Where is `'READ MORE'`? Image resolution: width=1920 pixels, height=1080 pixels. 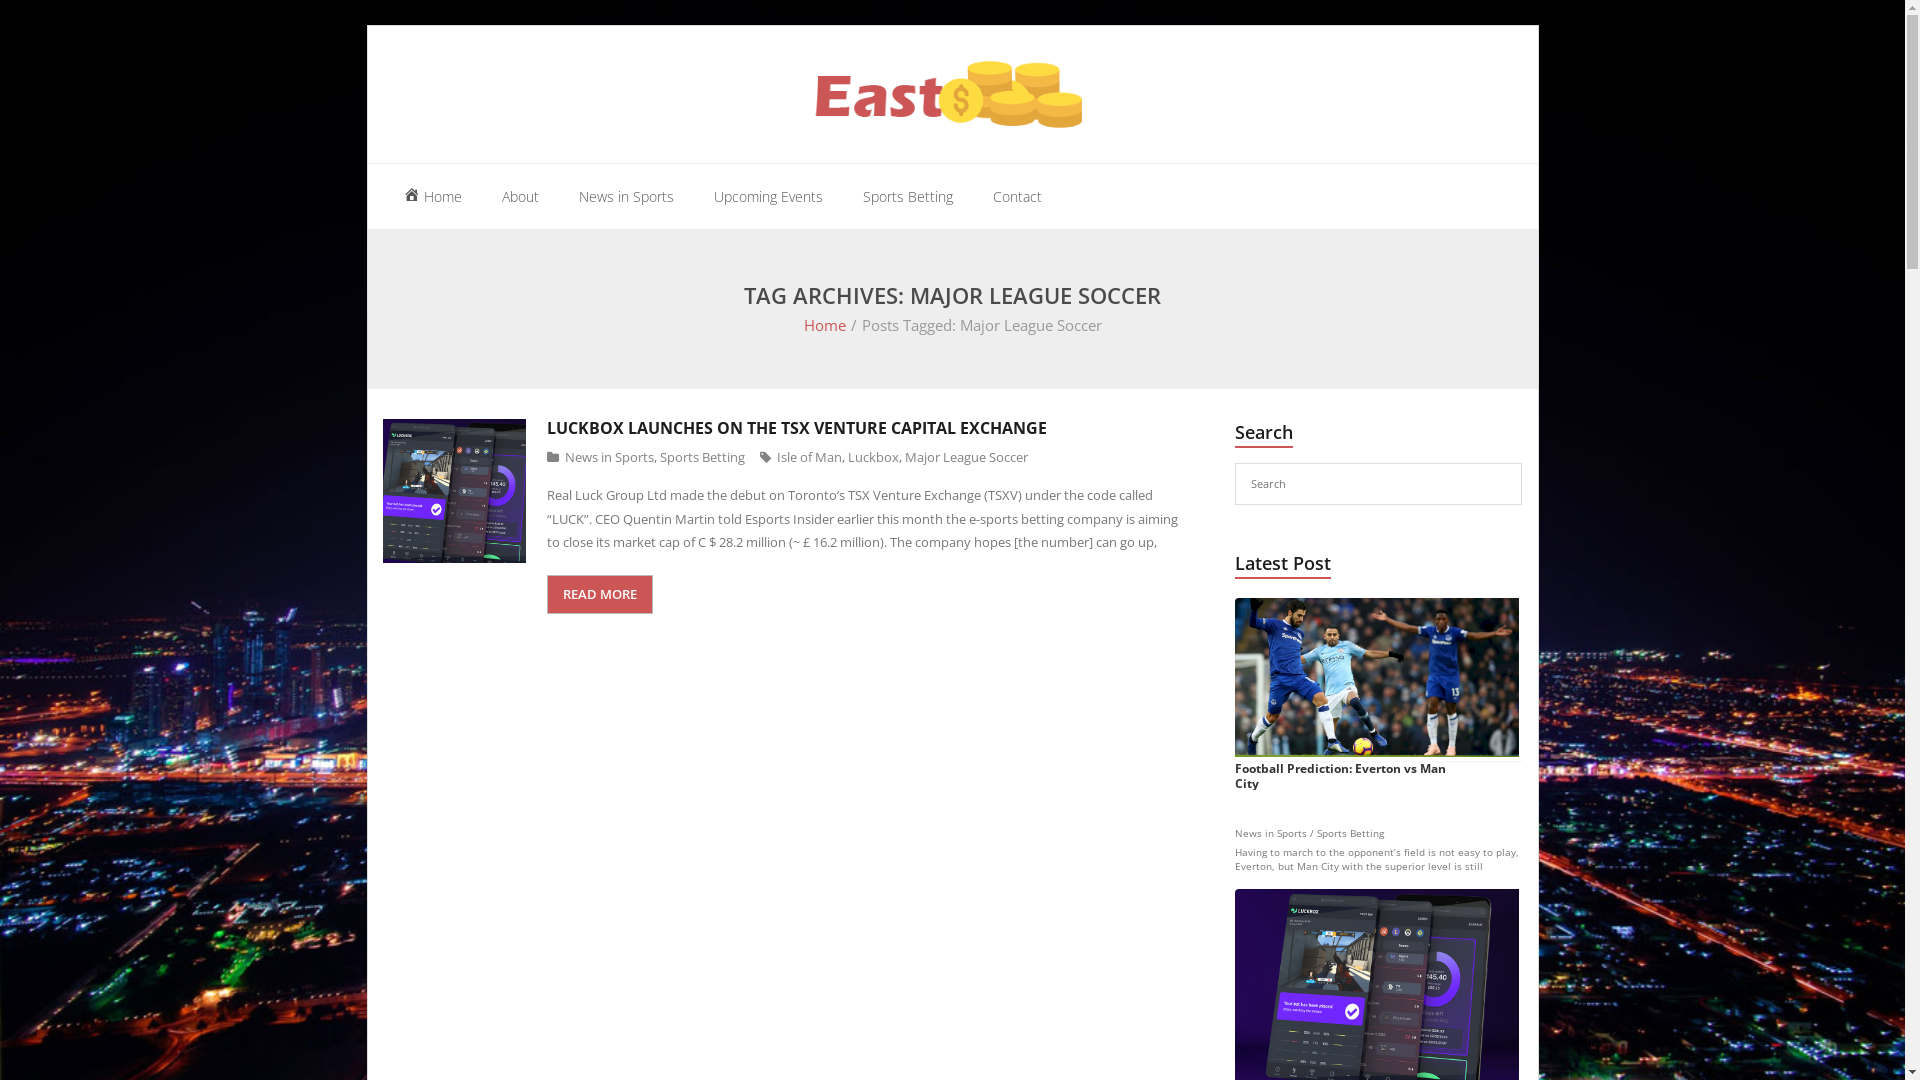
'READ MORE' is located at coordinates (599, 593).